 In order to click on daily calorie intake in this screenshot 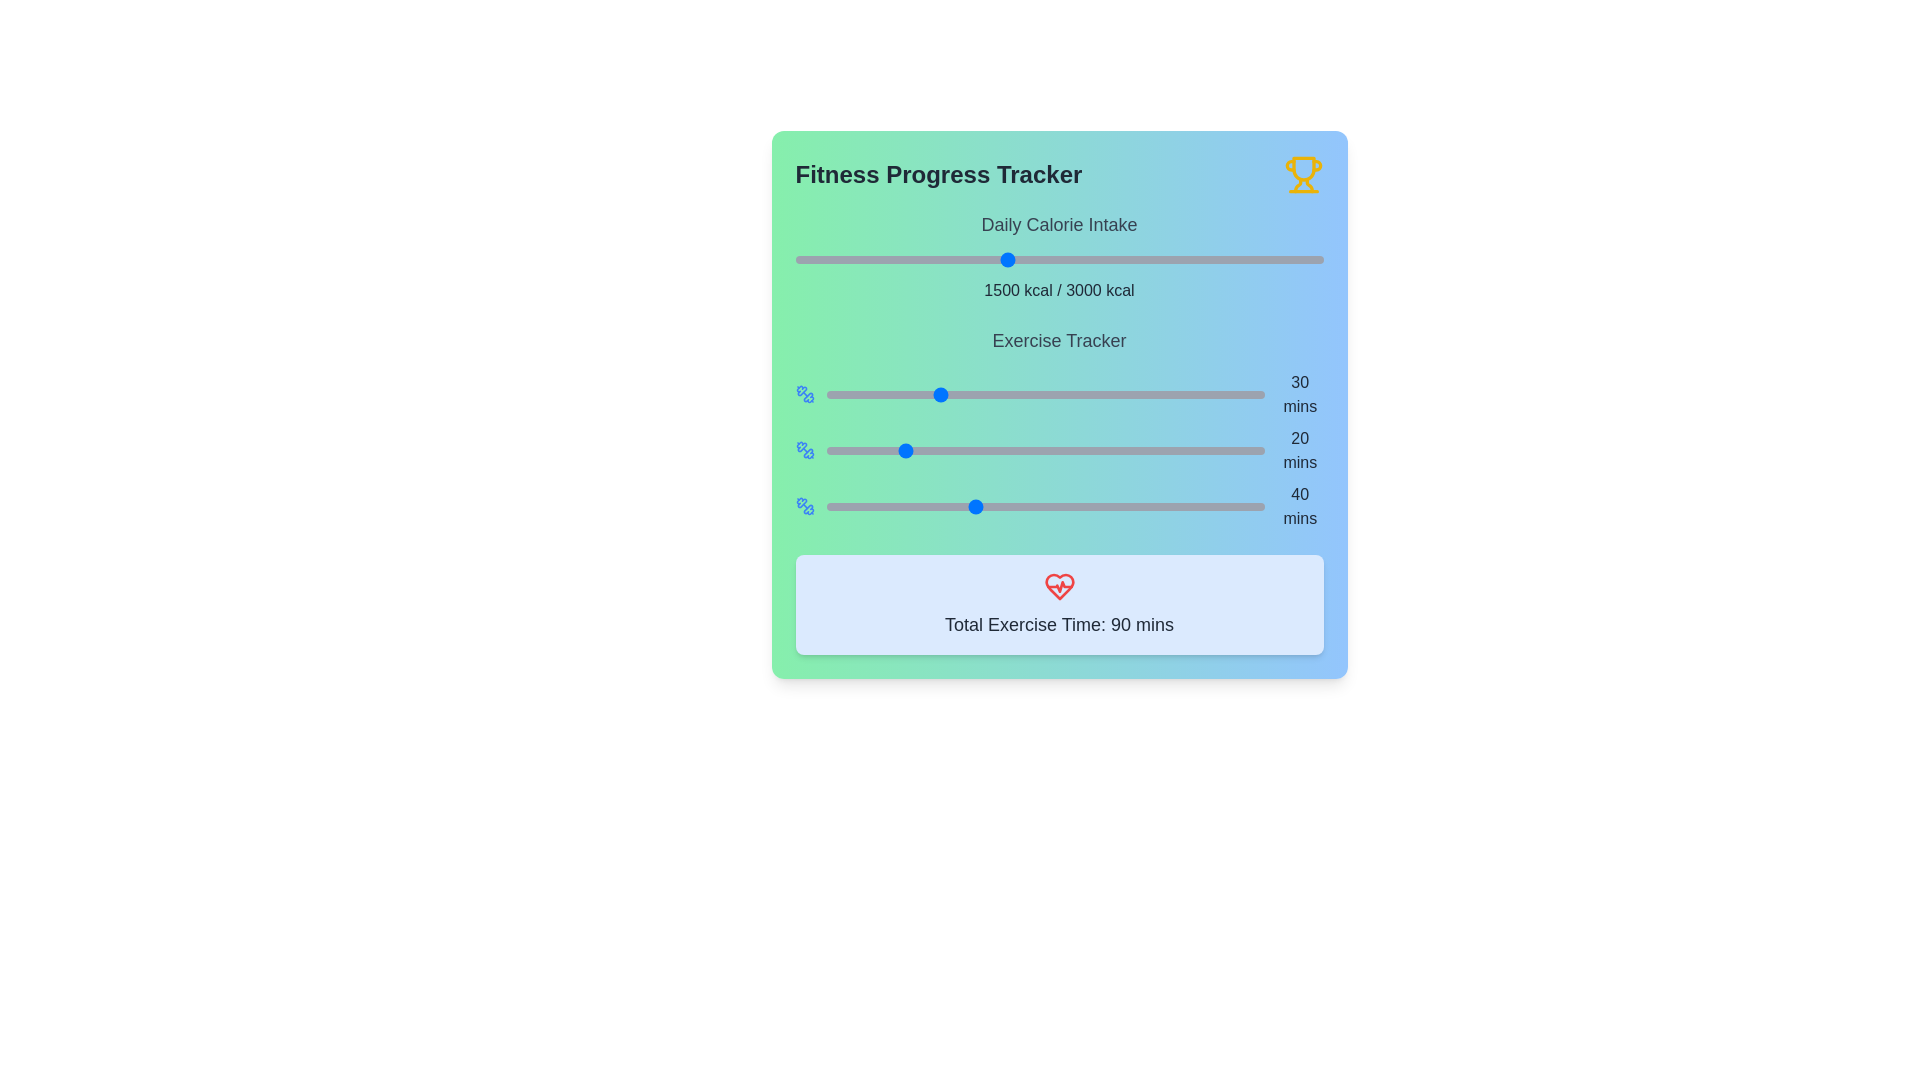, I will do `click(1058, 258)`.